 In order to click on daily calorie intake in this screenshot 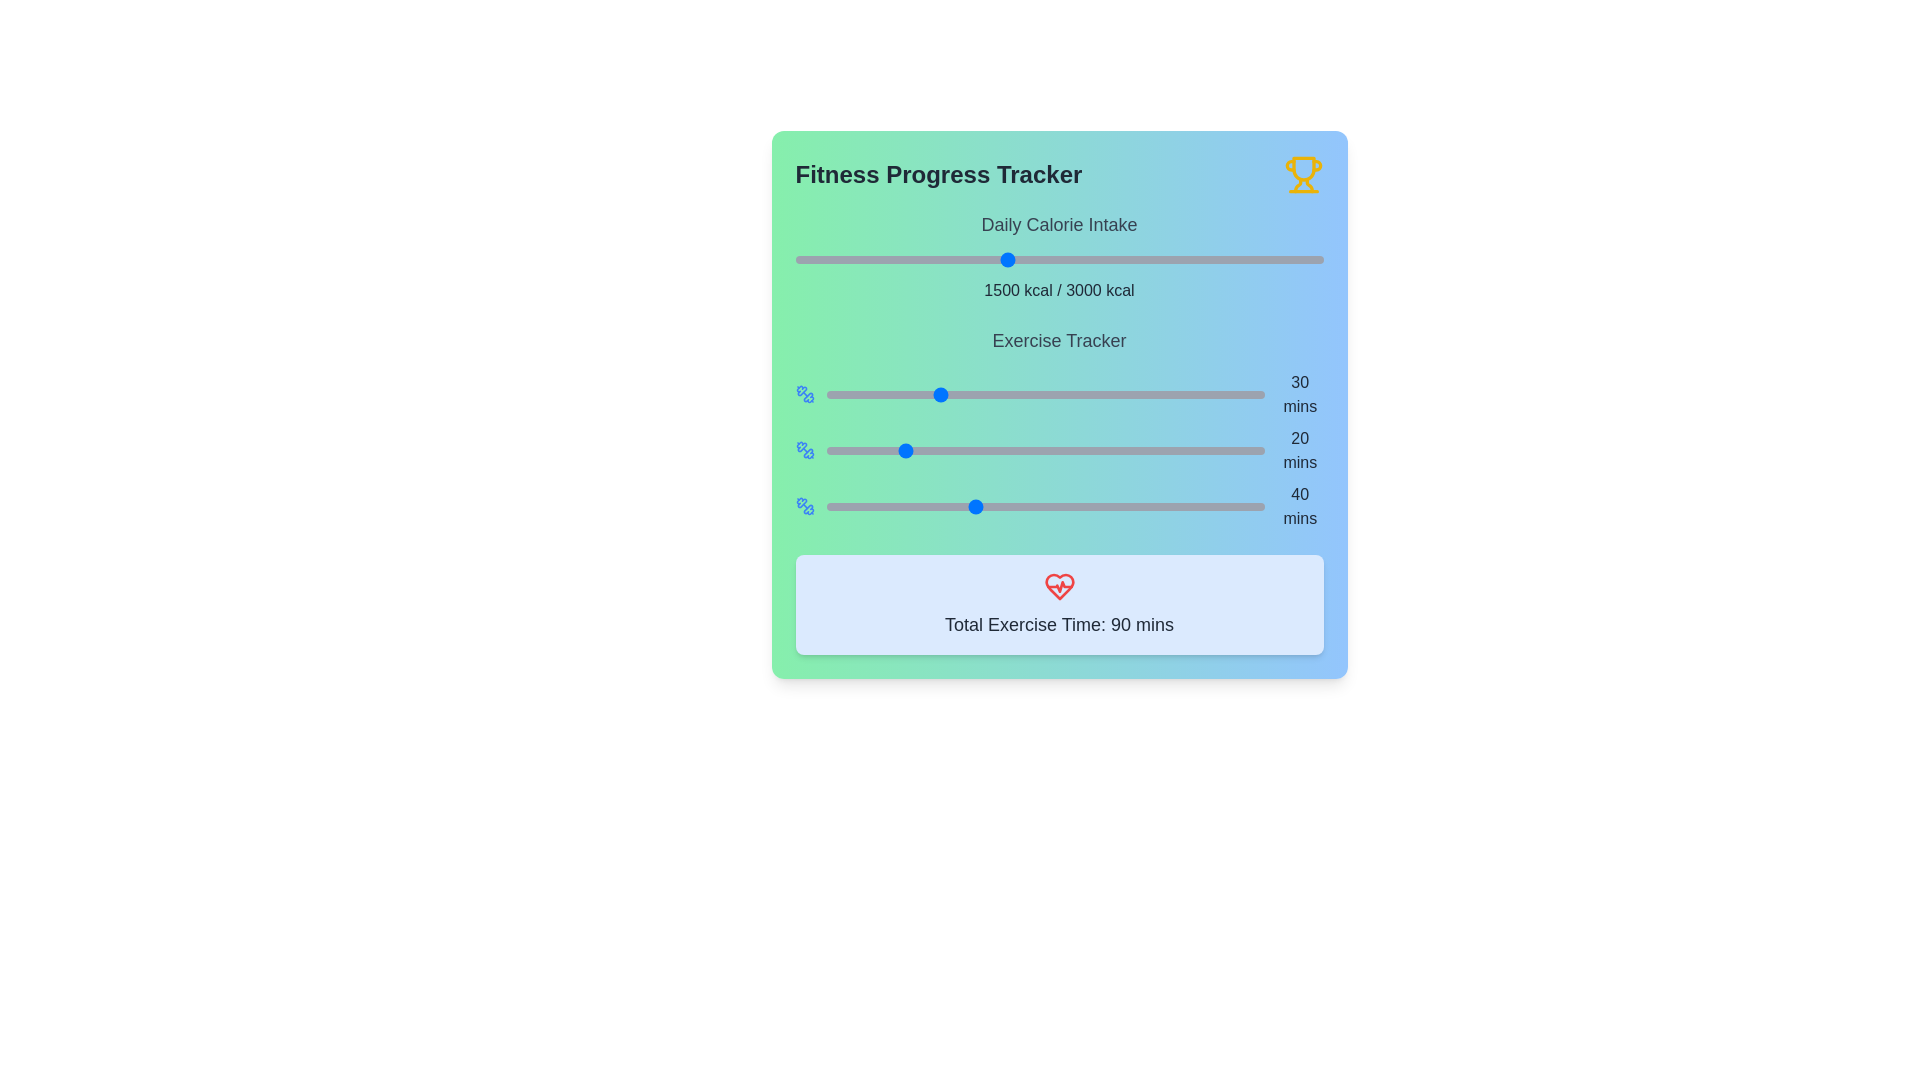, I will do `click(1058, 258)`.